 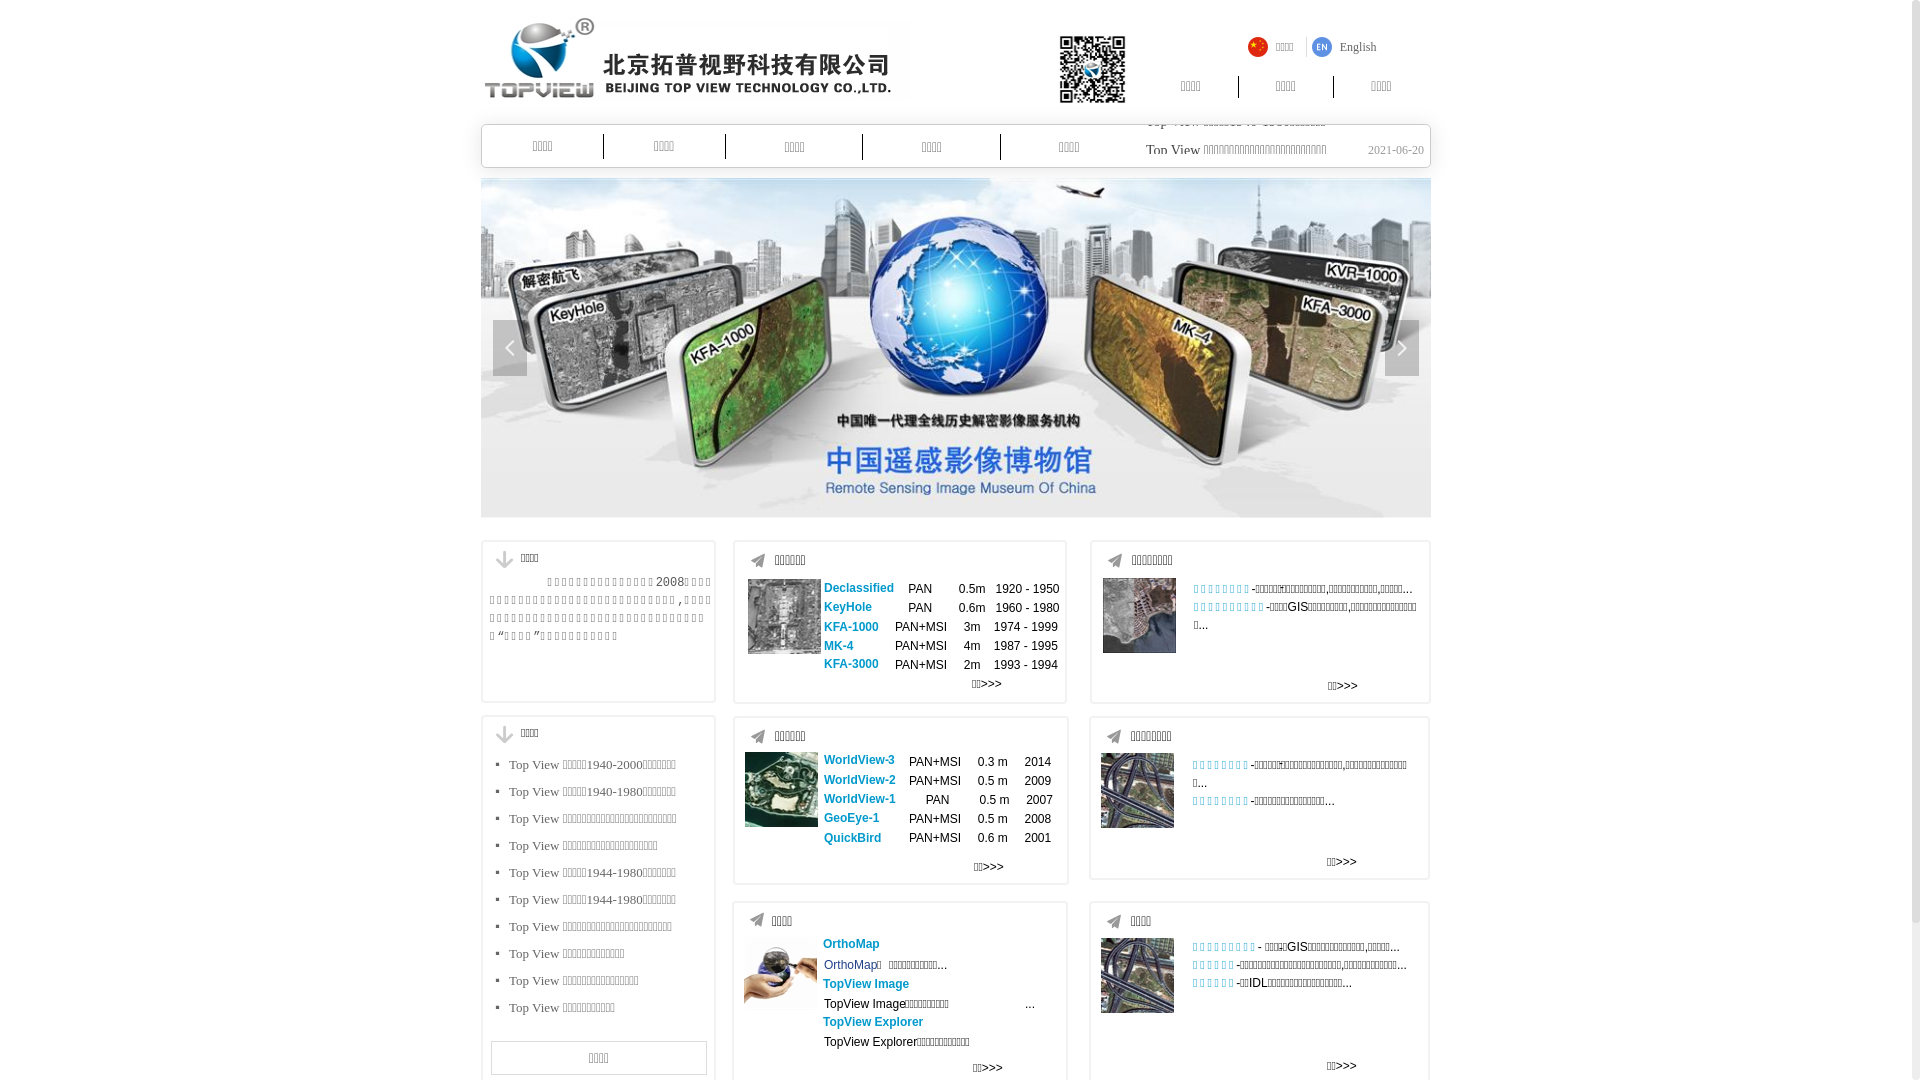 What do you see at coordinates (817, 944) in the screenshot?
I see `'OrthoMap'` at bounding box center [817, 944].